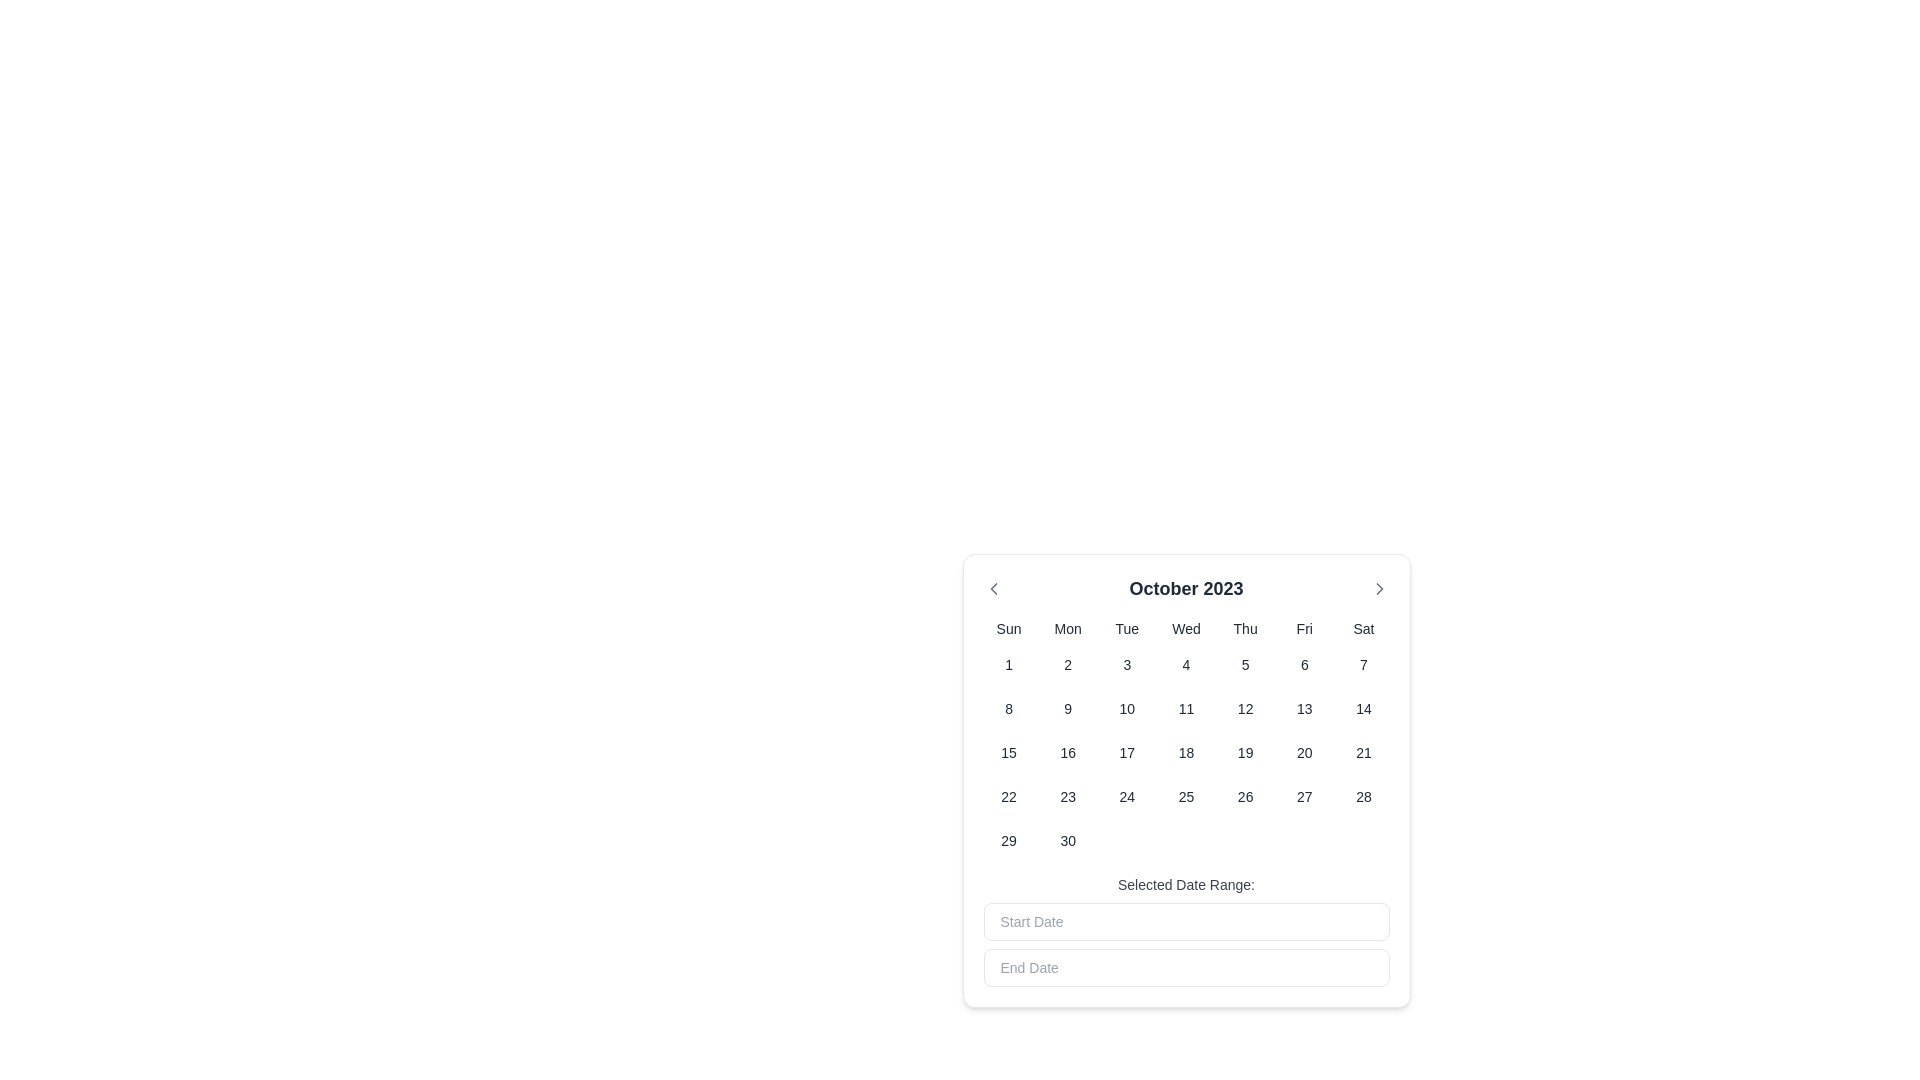  Describe the element at coordinates (1186, 664) in the screenshot. I see `the square button with the number '4' centered within it, located in the fourth column of the second row under the 'Wed' header in the calendar interface` at that location.